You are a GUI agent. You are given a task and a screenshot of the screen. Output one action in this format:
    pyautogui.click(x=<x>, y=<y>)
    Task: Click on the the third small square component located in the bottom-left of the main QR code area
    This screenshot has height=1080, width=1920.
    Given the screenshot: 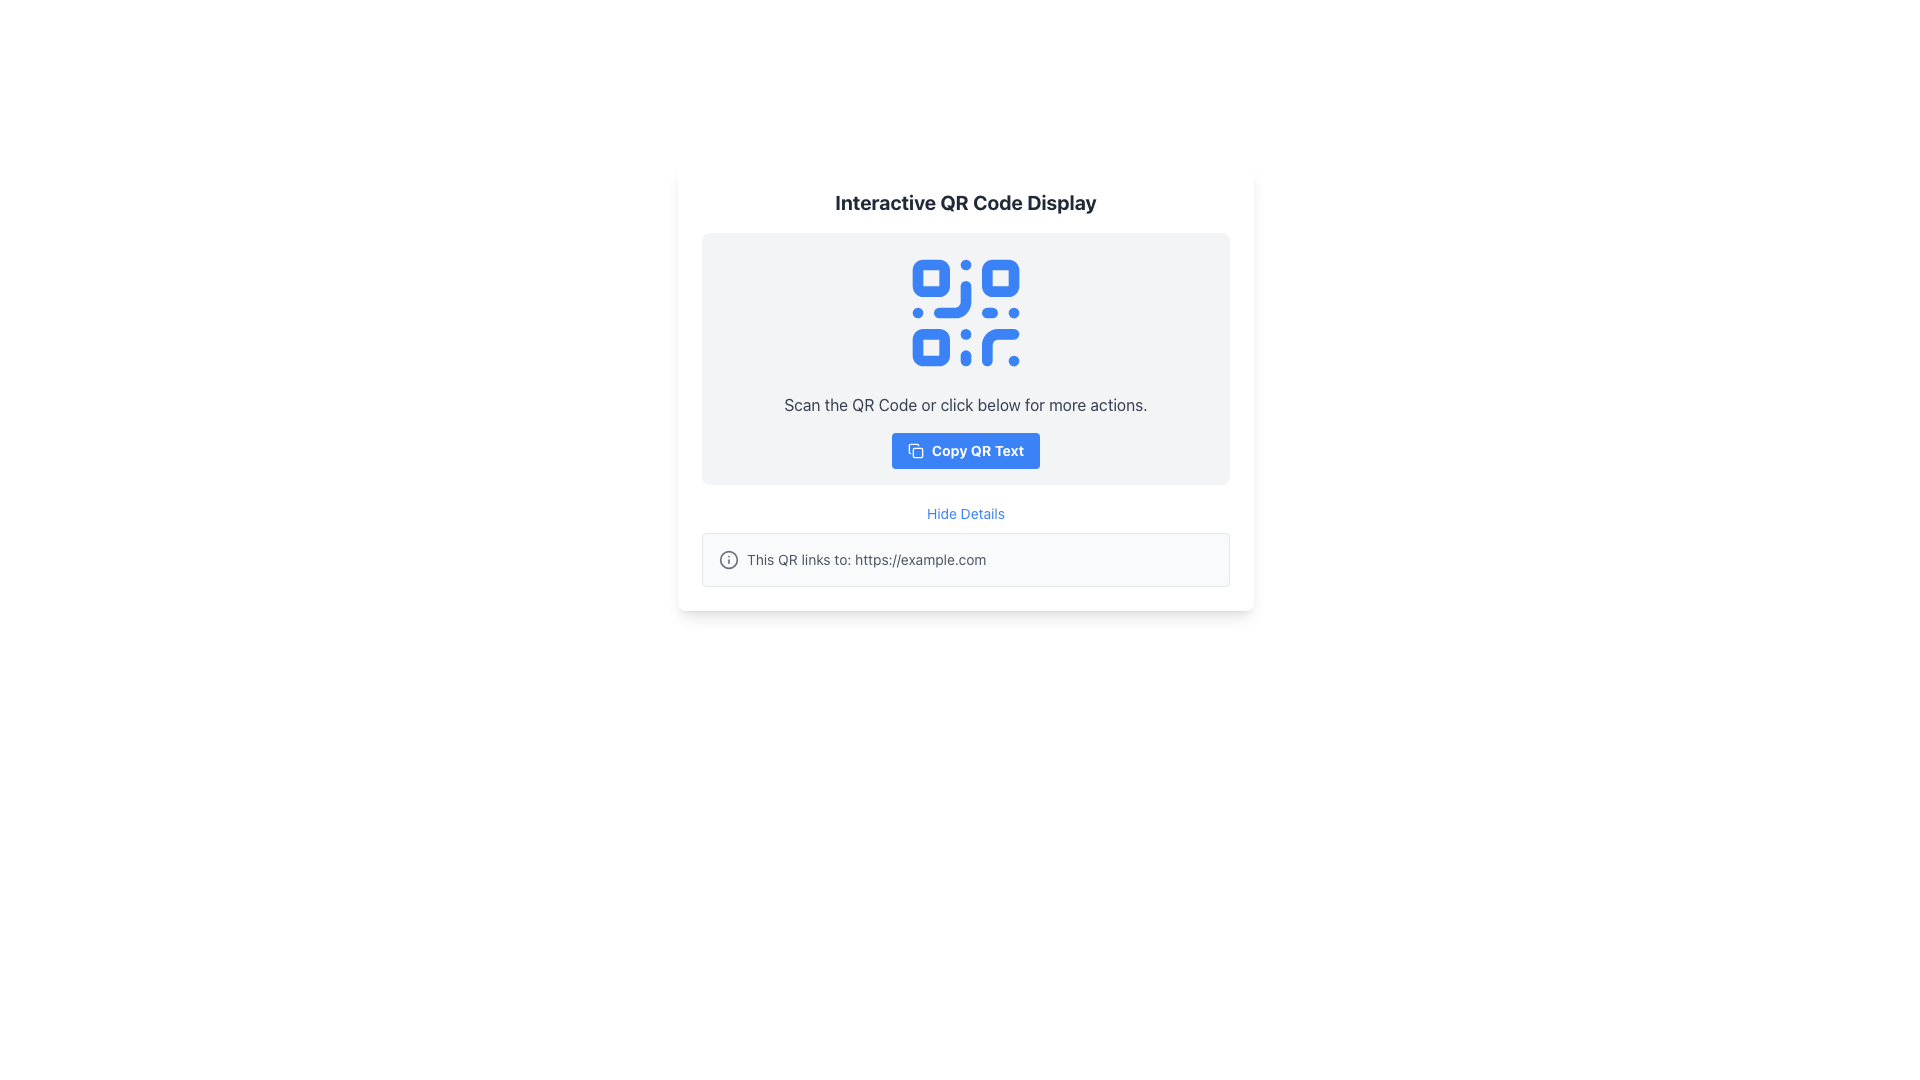 What is the action you would take?
    pyautogui.click(x=930, y=346)
    